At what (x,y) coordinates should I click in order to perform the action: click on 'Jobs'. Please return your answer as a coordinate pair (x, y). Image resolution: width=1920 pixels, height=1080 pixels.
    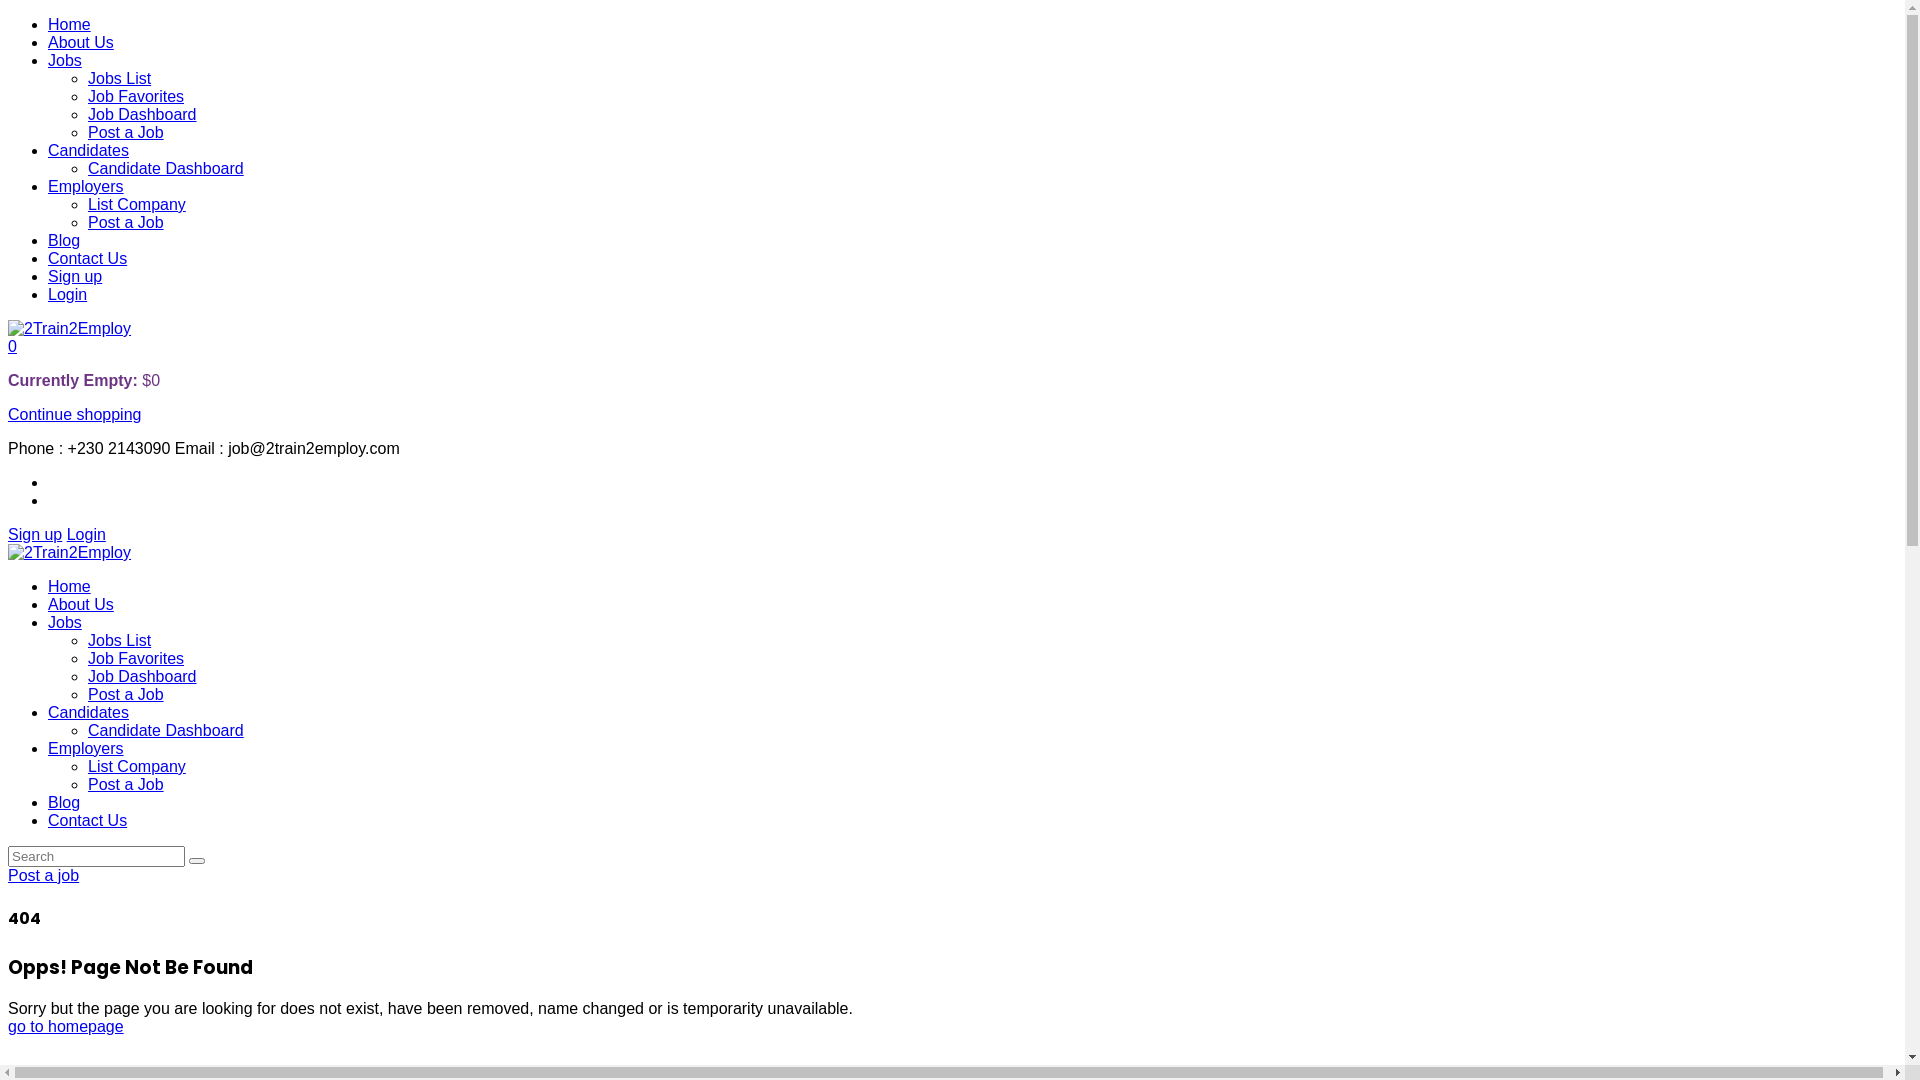
    Looking at the image, I should click on (65, 59).